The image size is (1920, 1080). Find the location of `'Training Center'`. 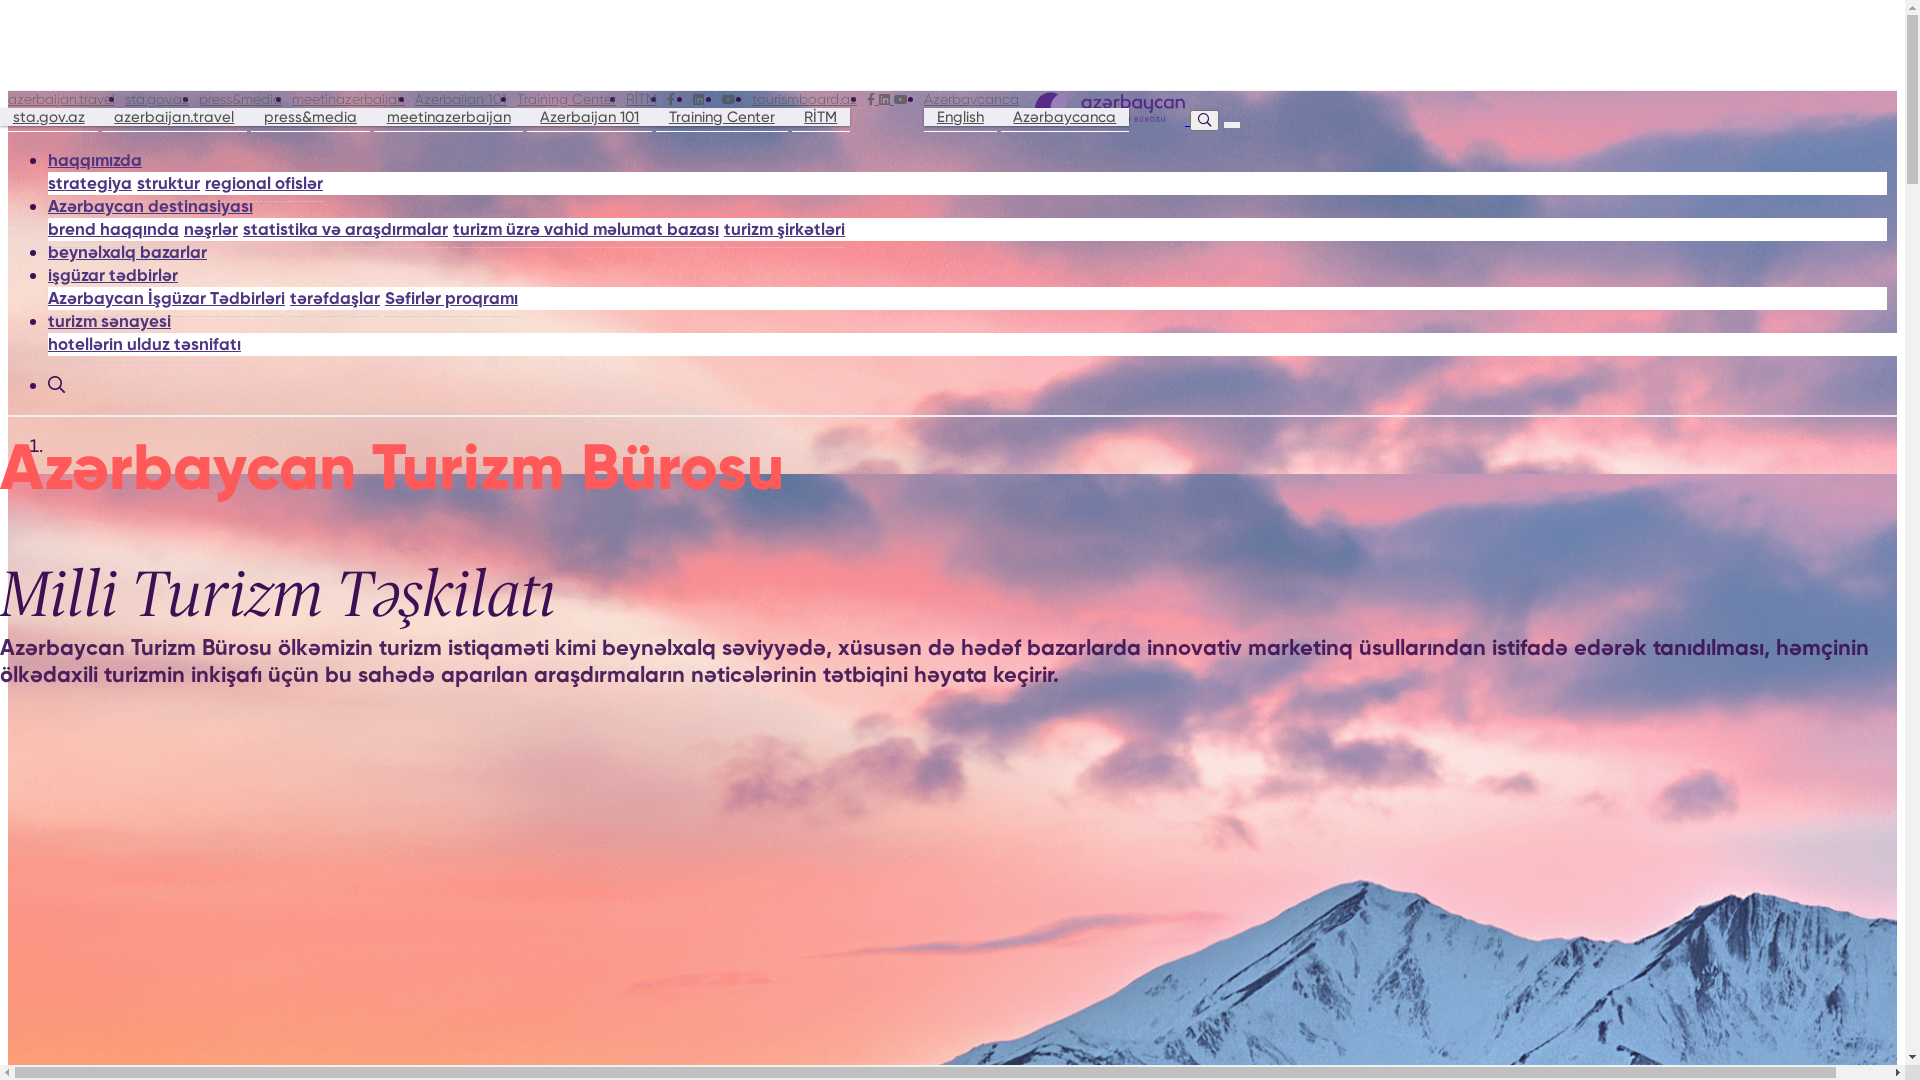

'Training Center' is located at coordinates (565, 99).